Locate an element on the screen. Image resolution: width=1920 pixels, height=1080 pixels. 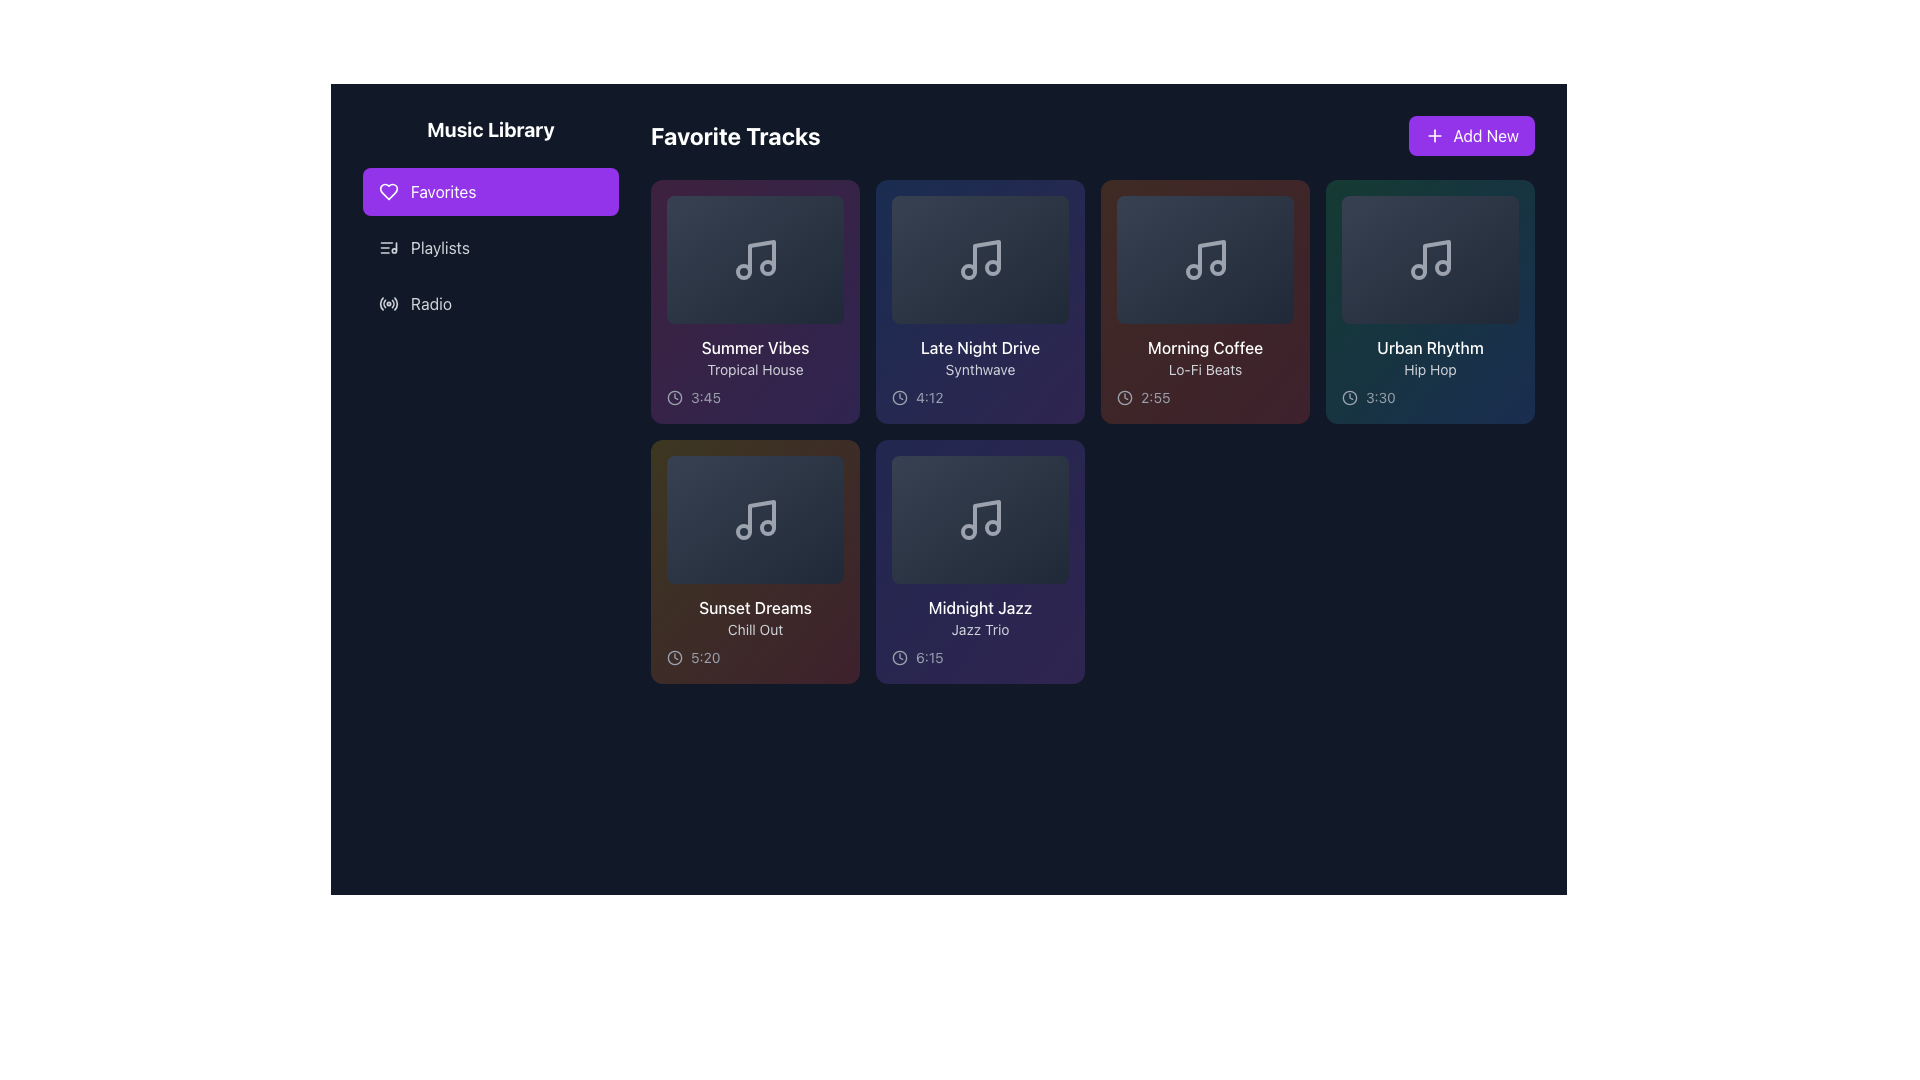
the SVG Circle Element located within the 'Late Night Drive' music track card, positioned slightly to the right on the upper section of the music note icon is located at coordinates (992, 266).